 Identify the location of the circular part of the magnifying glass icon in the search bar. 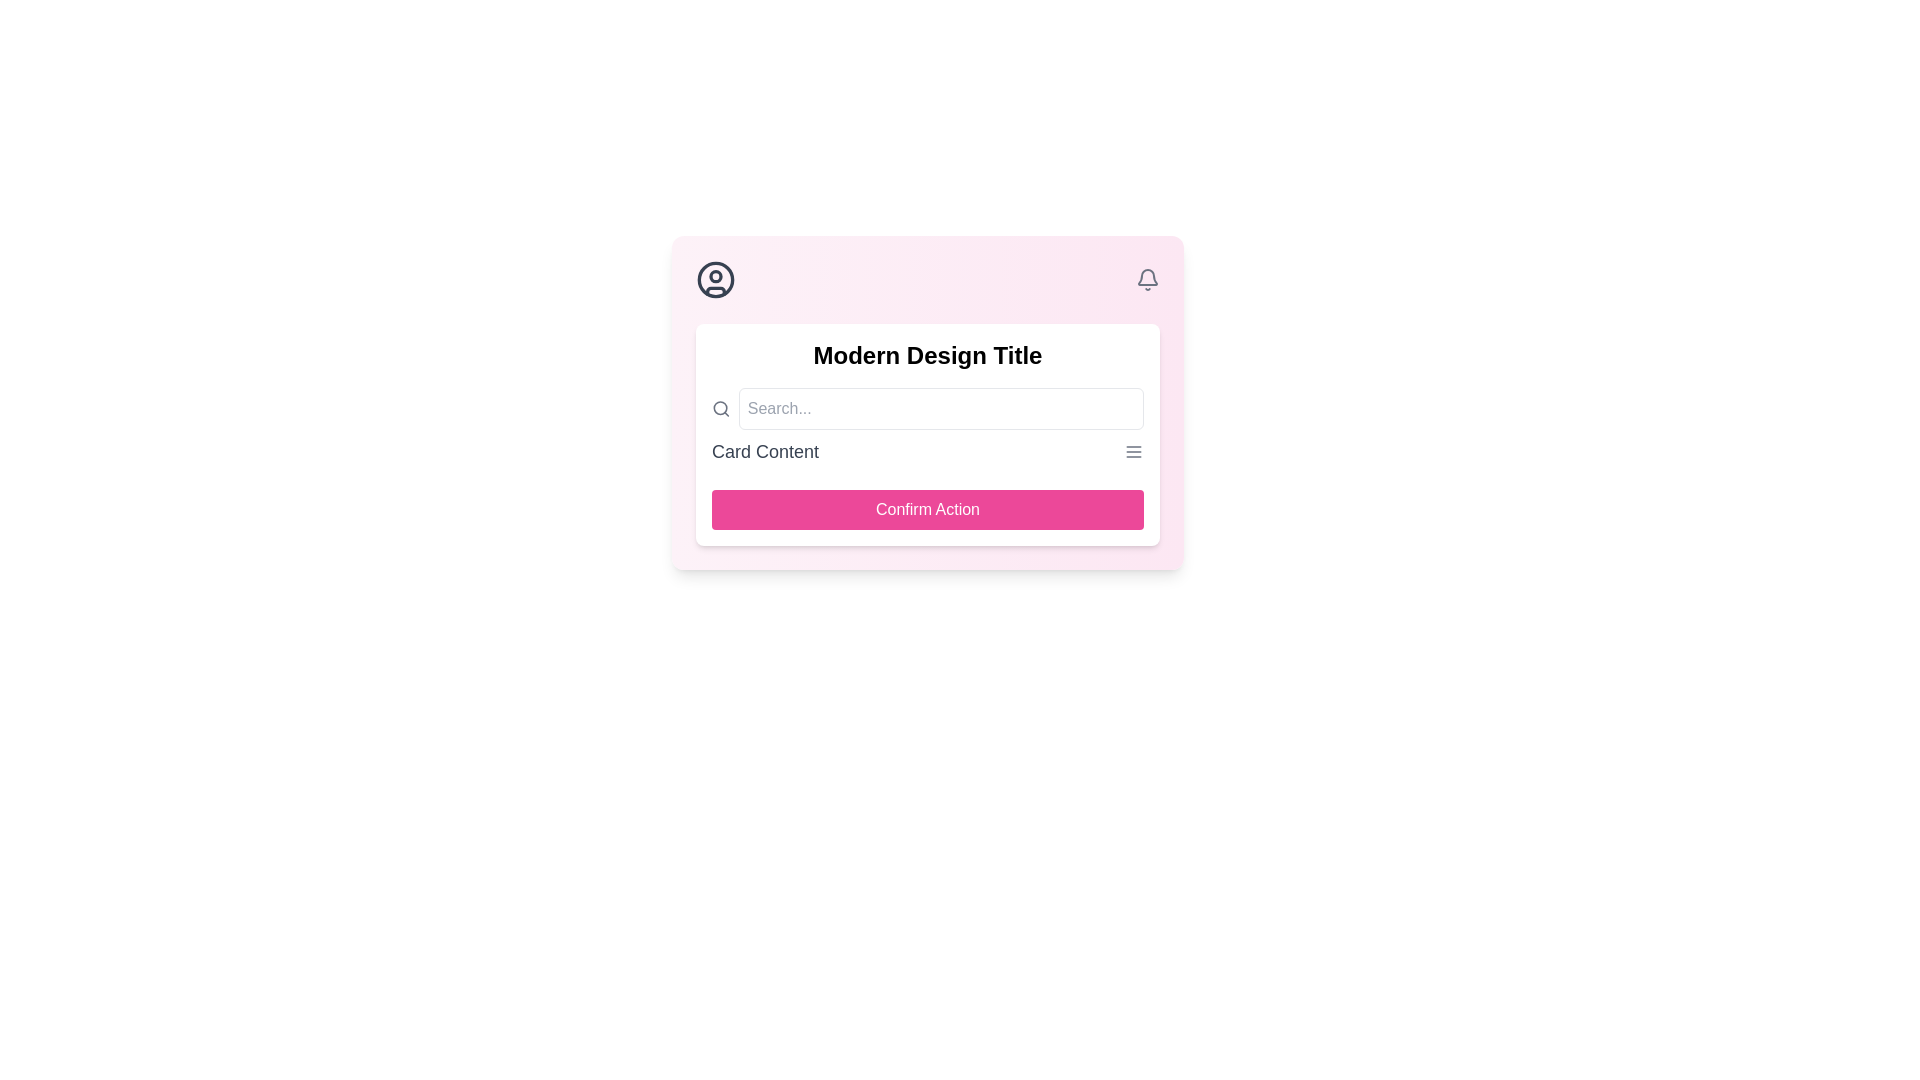
(720, 407).